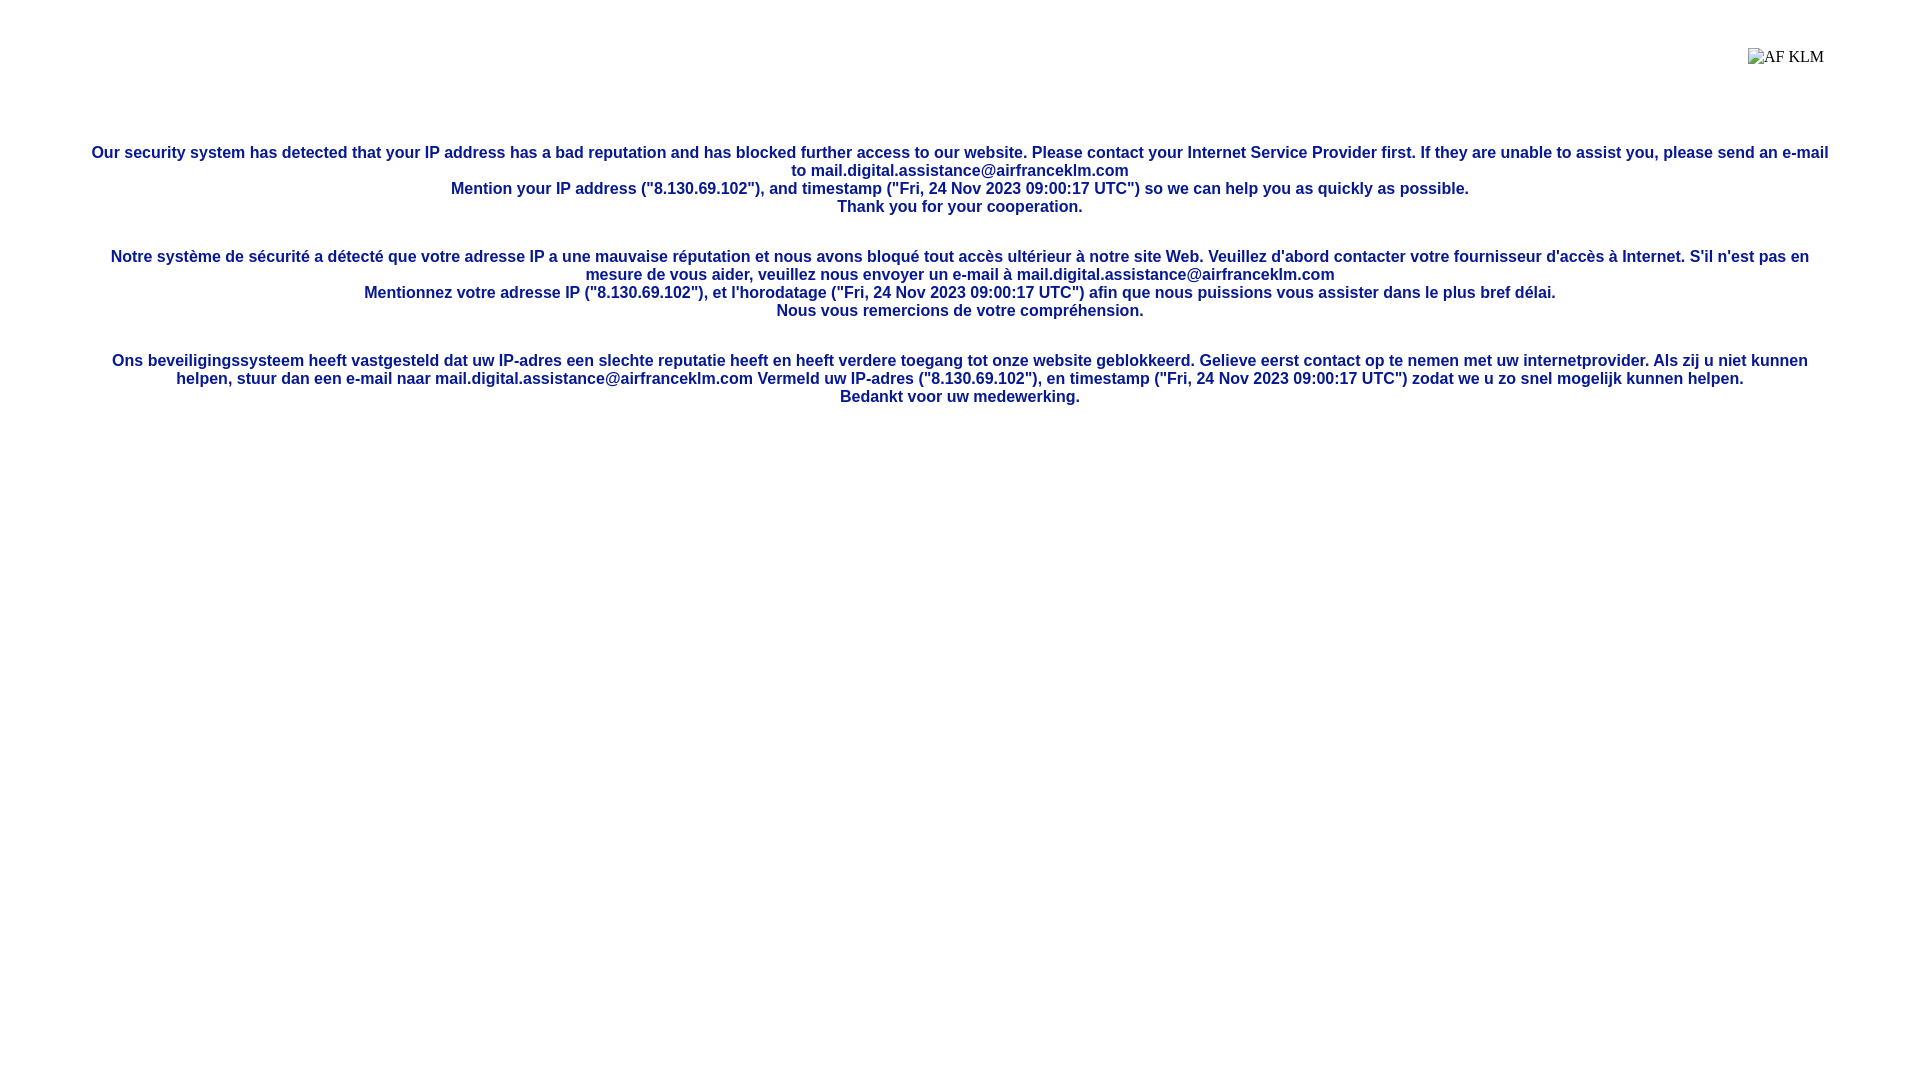  What do you see at coordinates (1746, 71) in the screenshot?
I see `'AF KLM'` at bounding box center [1746, 71].